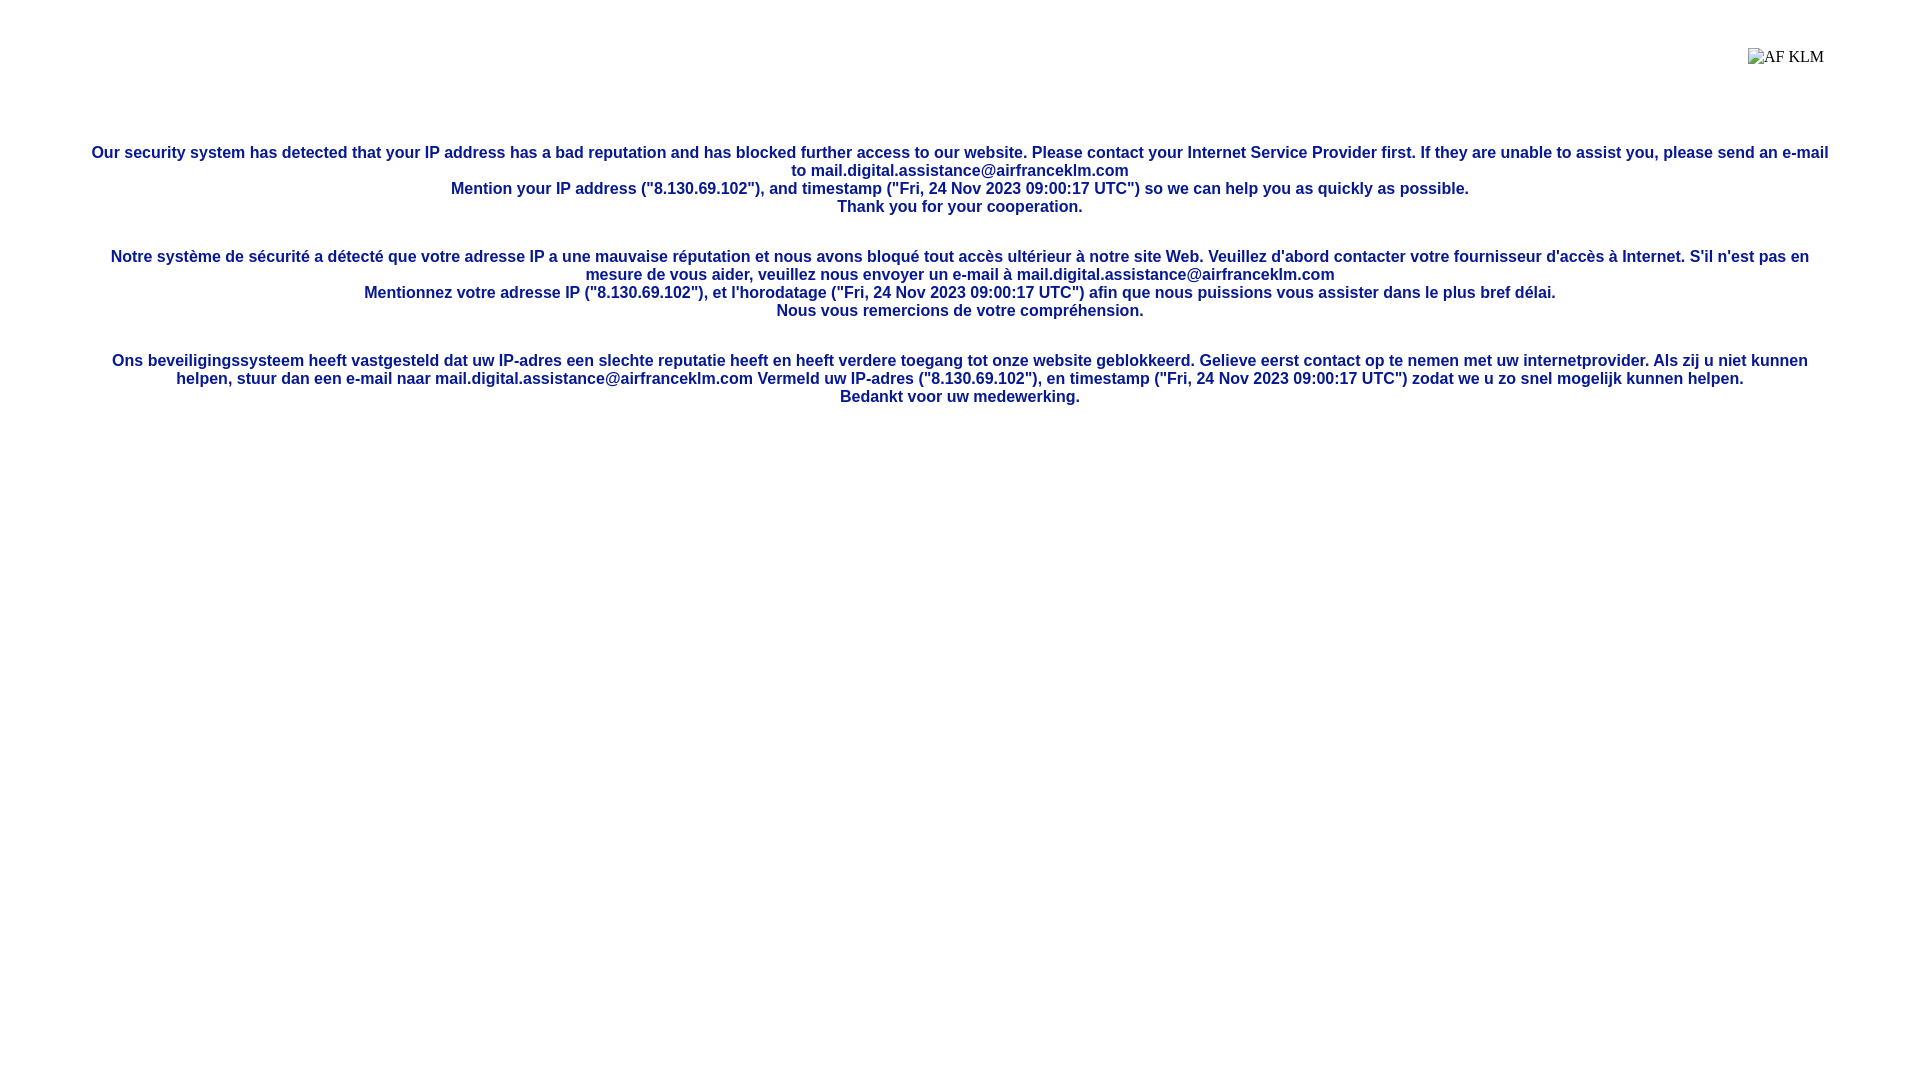  What do you see at coordinates (1746, 71) in the screenshot?
I see `'AF KLM'` at bounding box center [1746, 71].